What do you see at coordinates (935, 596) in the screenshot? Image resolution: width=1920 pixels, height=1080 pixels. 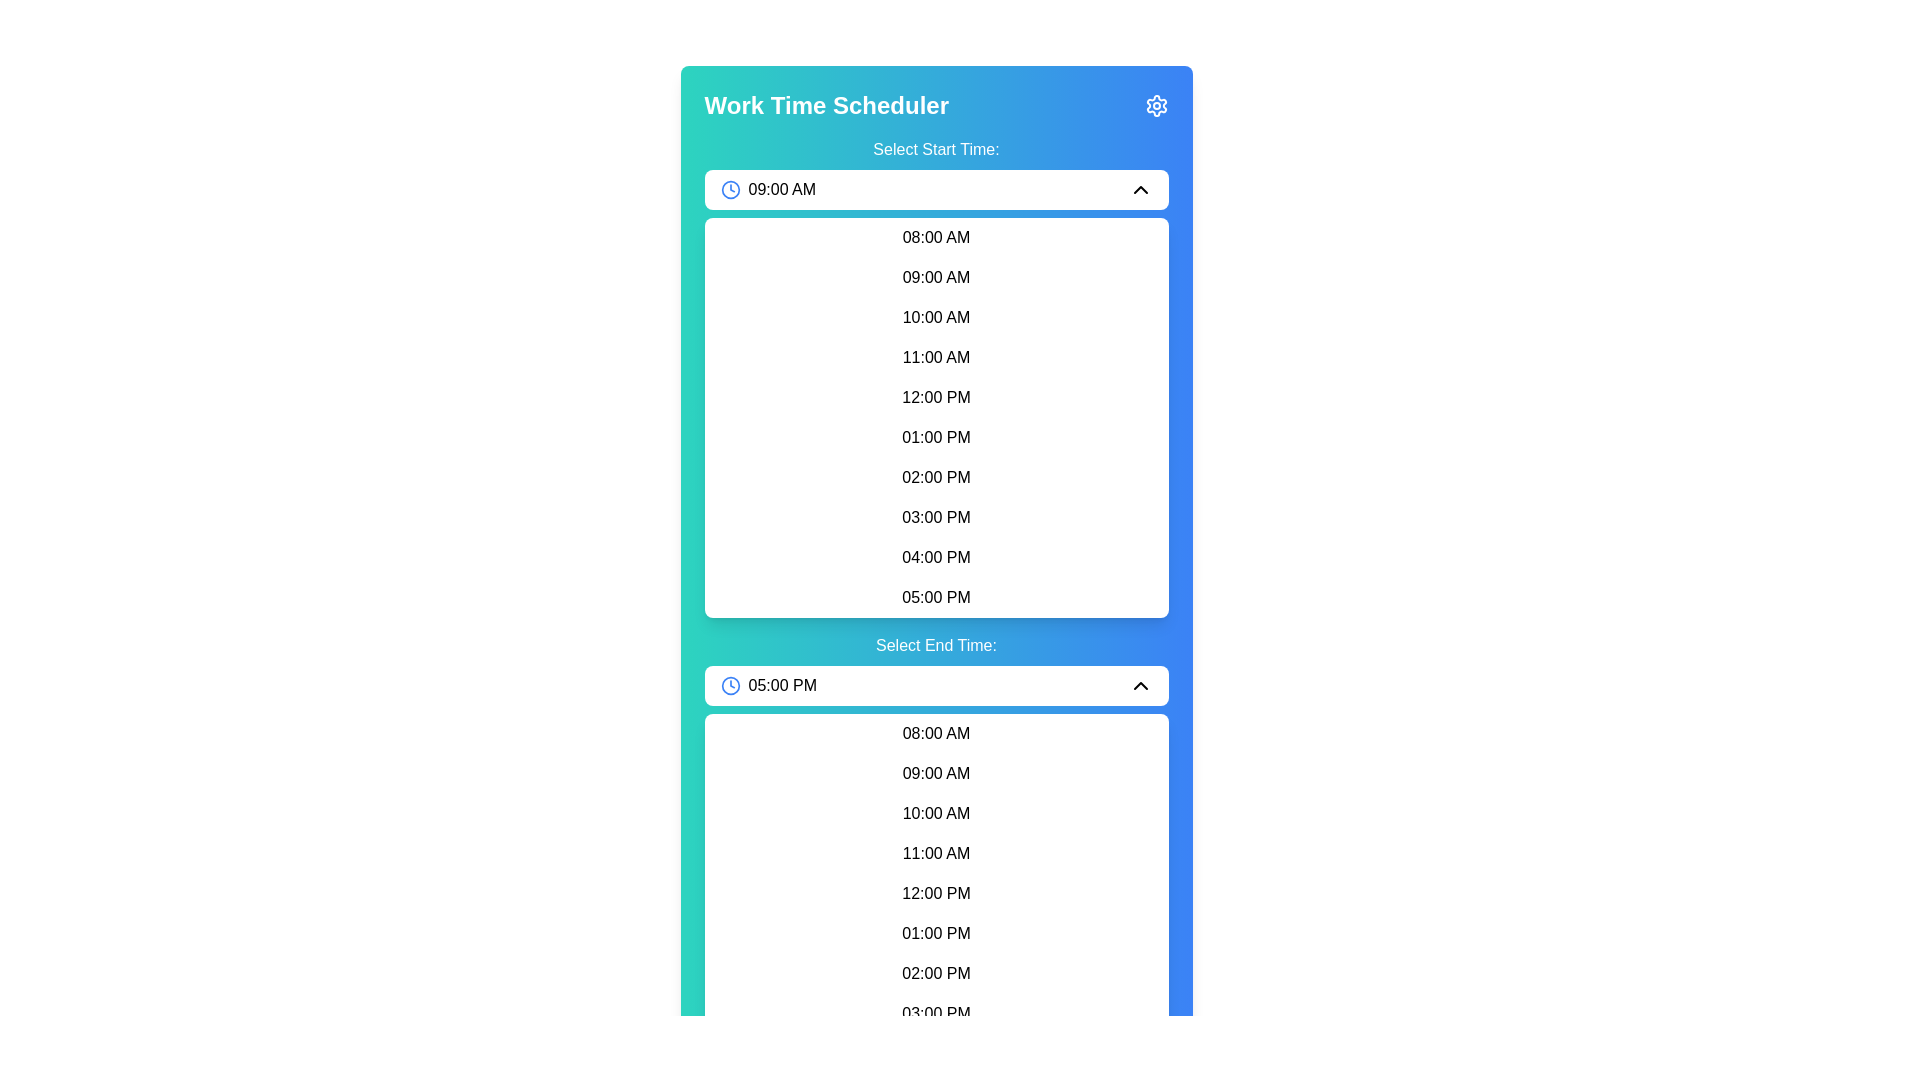 I see `the list item for '05:00 PM', the last option in the 'Select Start Time' section` at bounding box center [935, 596].